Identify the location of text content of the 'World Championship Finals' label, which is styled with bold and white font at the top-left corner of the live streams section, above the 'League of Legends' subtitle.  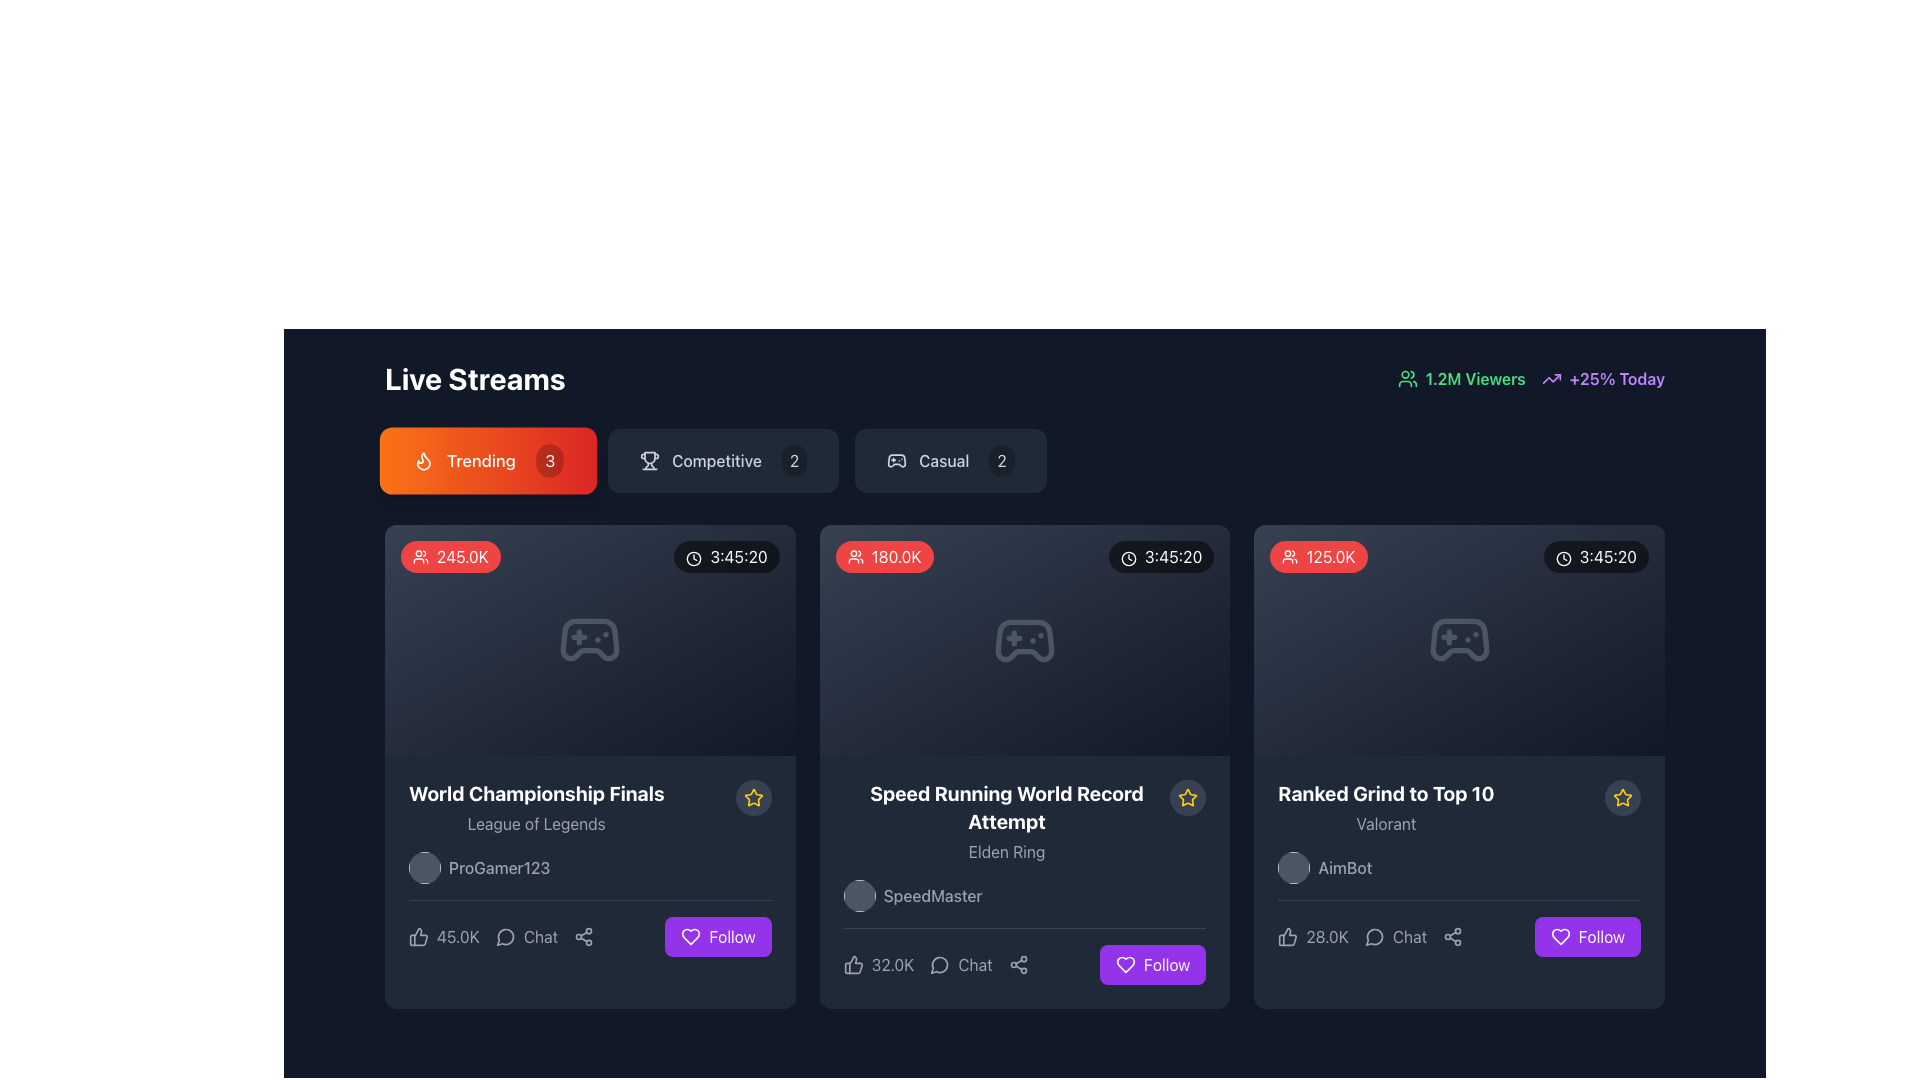
(536, 793).